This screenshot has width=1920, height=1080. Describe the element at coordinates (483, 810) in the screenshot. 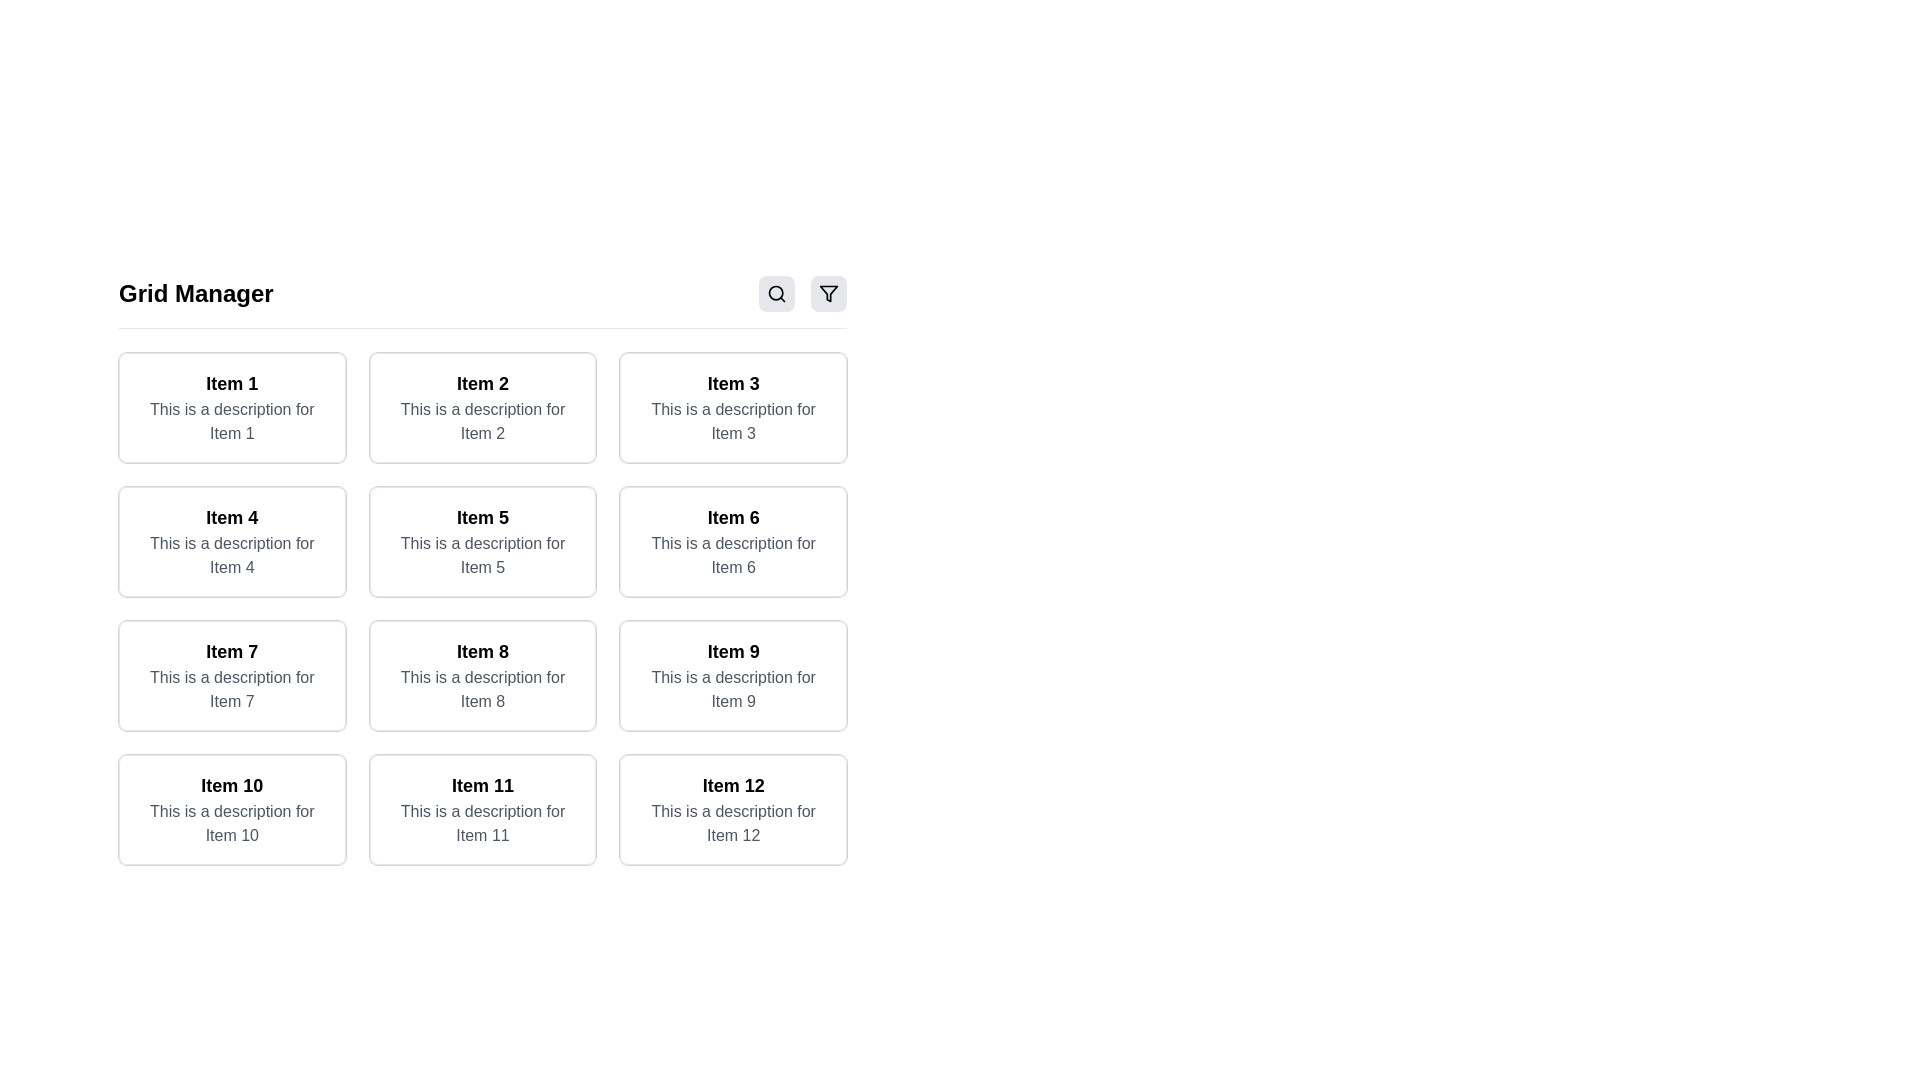

I see `the Grid Item element with the bolded title 'Item 11' and description 'This is a description for Item 11'` at that location.